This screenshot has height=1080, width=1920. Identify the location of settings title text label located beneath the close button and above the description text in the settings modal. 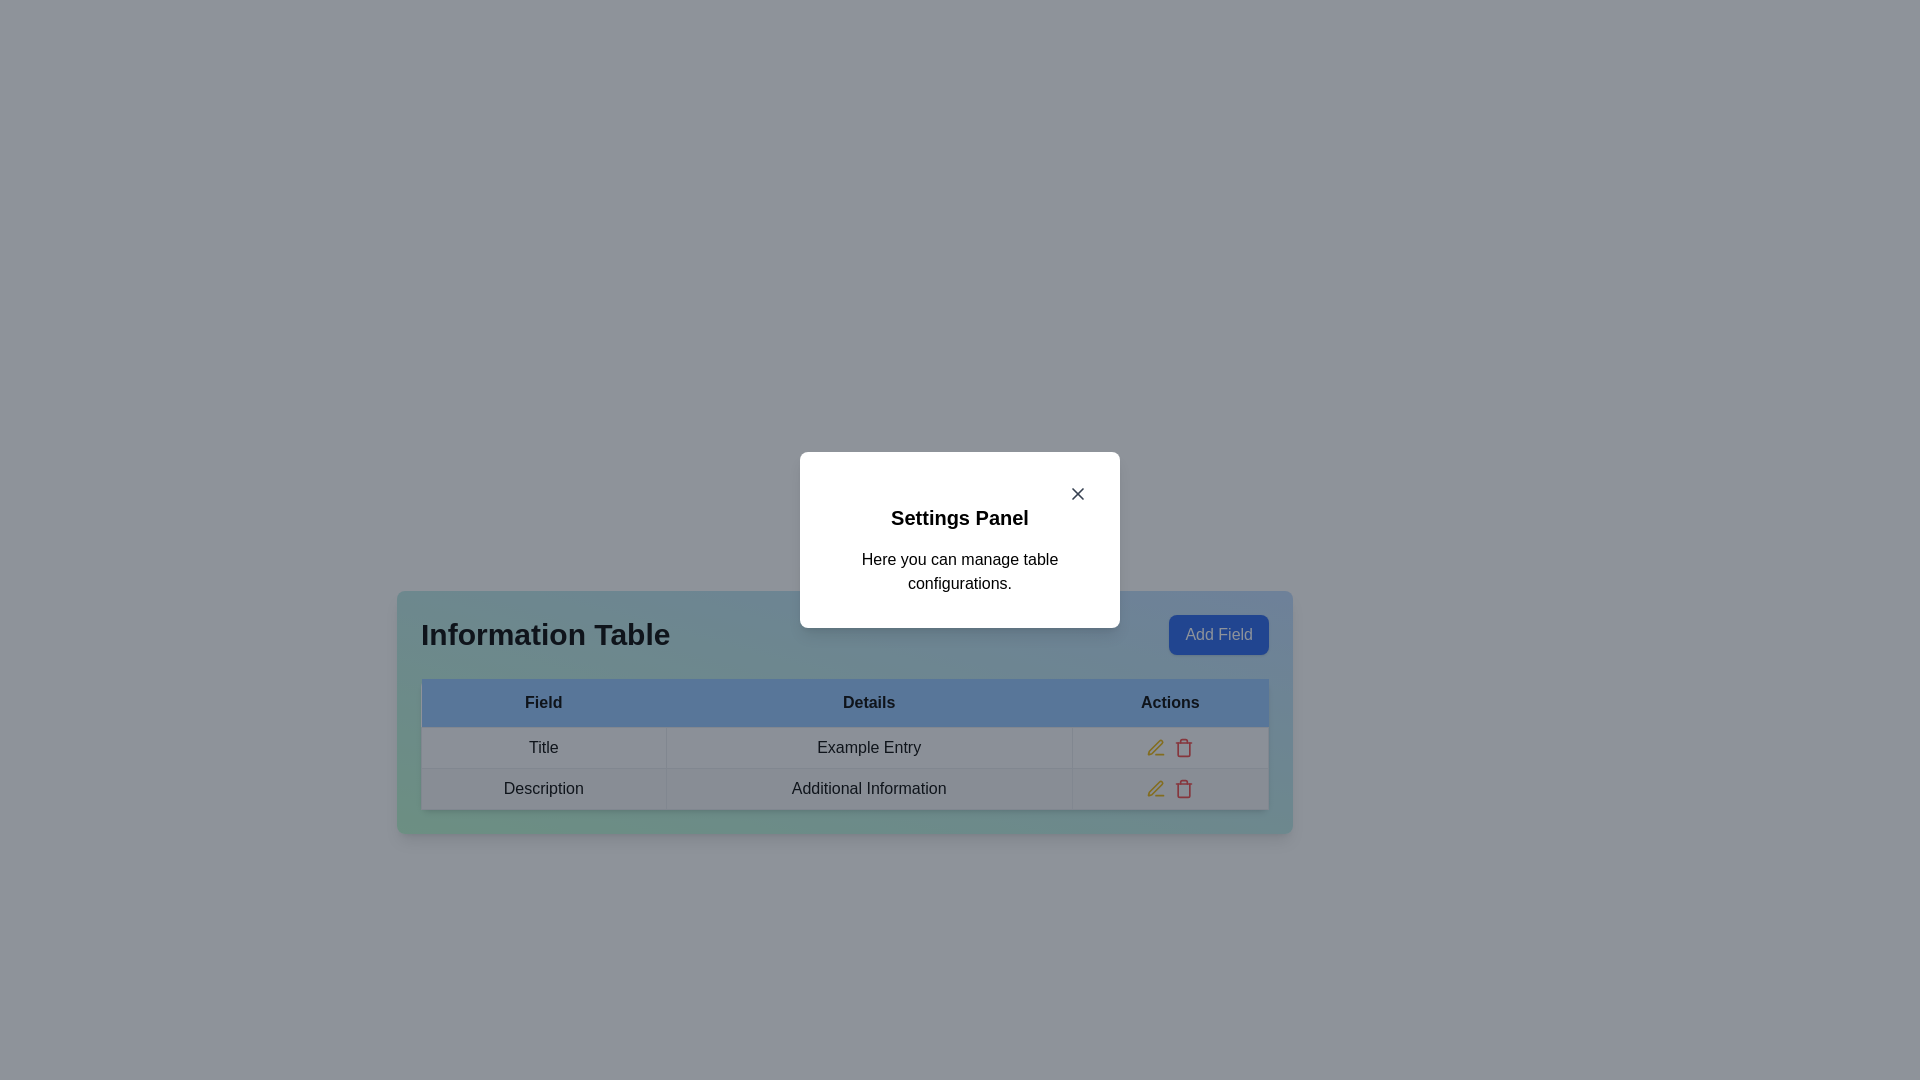
(960, 516).